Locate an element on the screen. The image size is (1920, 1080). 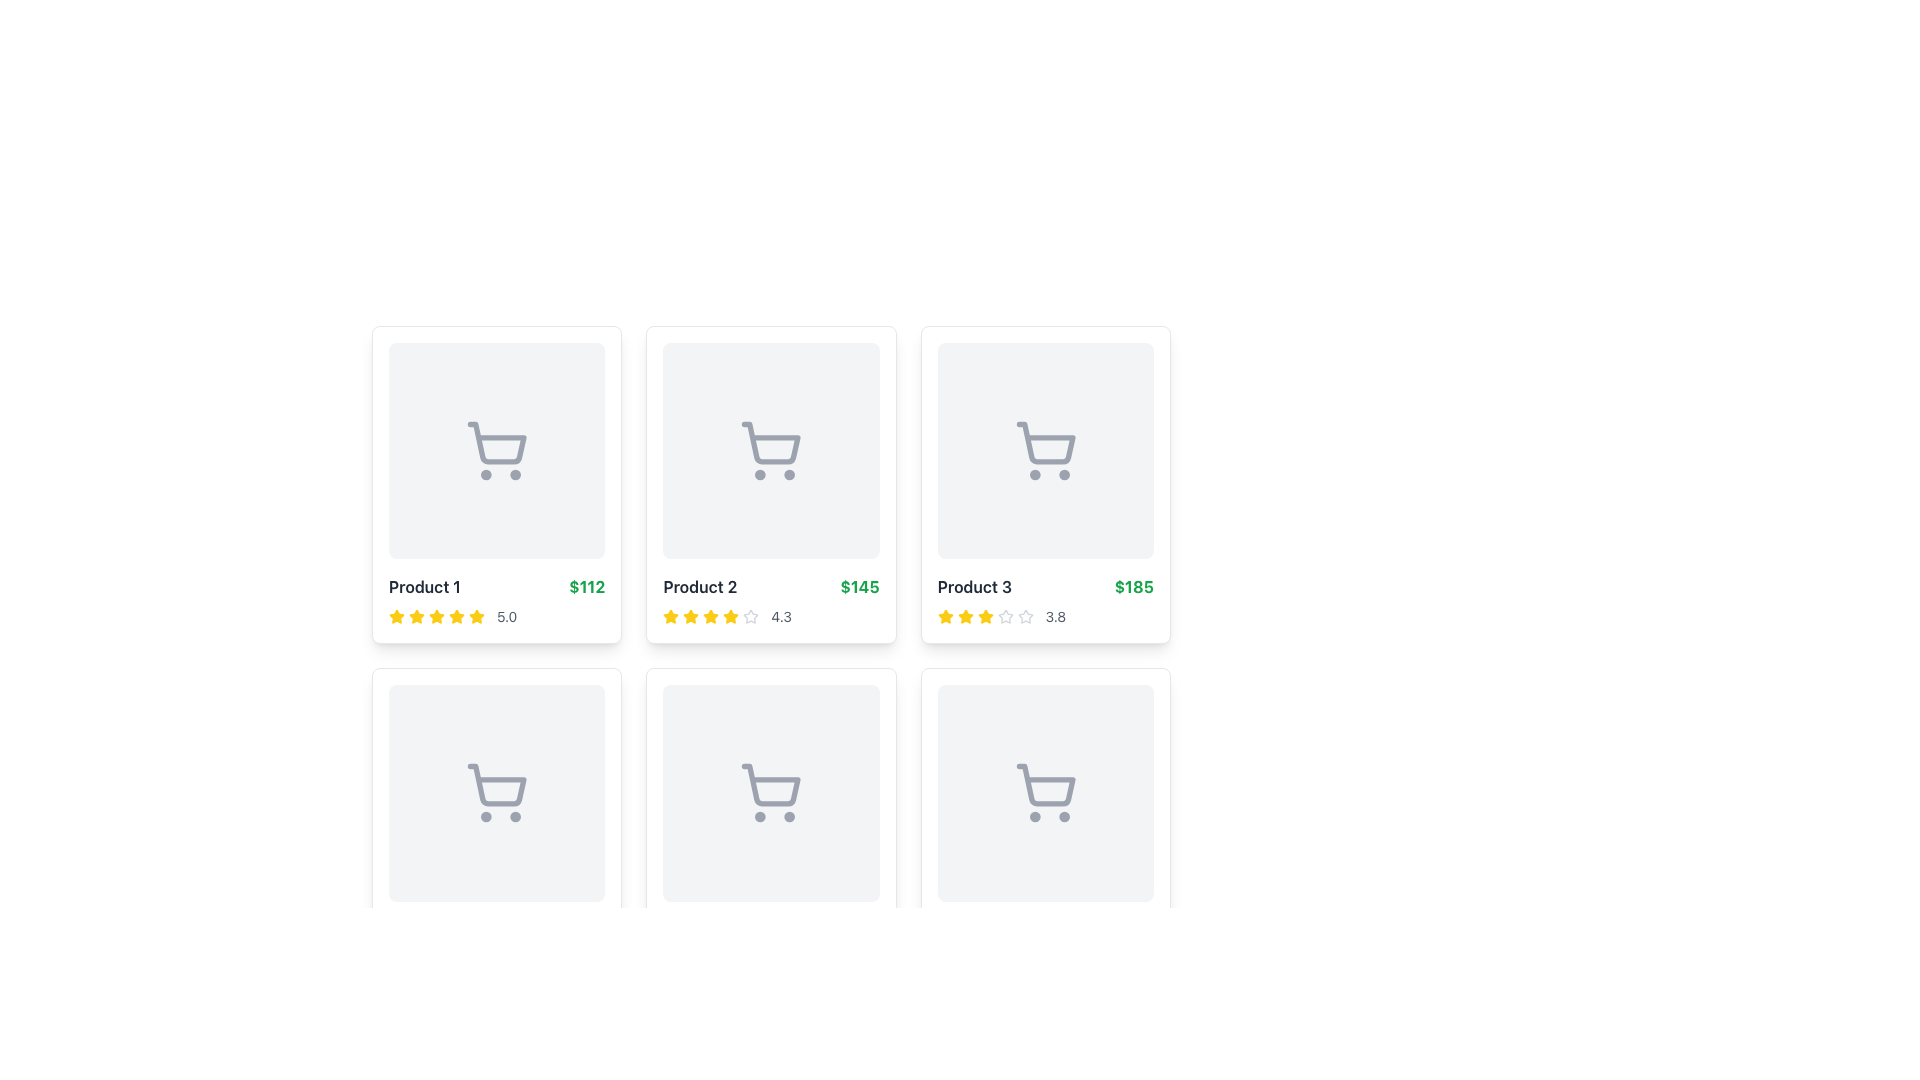
the product card component for 'Product 3', which features a gray shopping cart icon, the text 'Product 3' in bold dark gray, a price of '$185' in green, and a rating of 3.8 with yellow stars is located at coordinates (1044, 485).